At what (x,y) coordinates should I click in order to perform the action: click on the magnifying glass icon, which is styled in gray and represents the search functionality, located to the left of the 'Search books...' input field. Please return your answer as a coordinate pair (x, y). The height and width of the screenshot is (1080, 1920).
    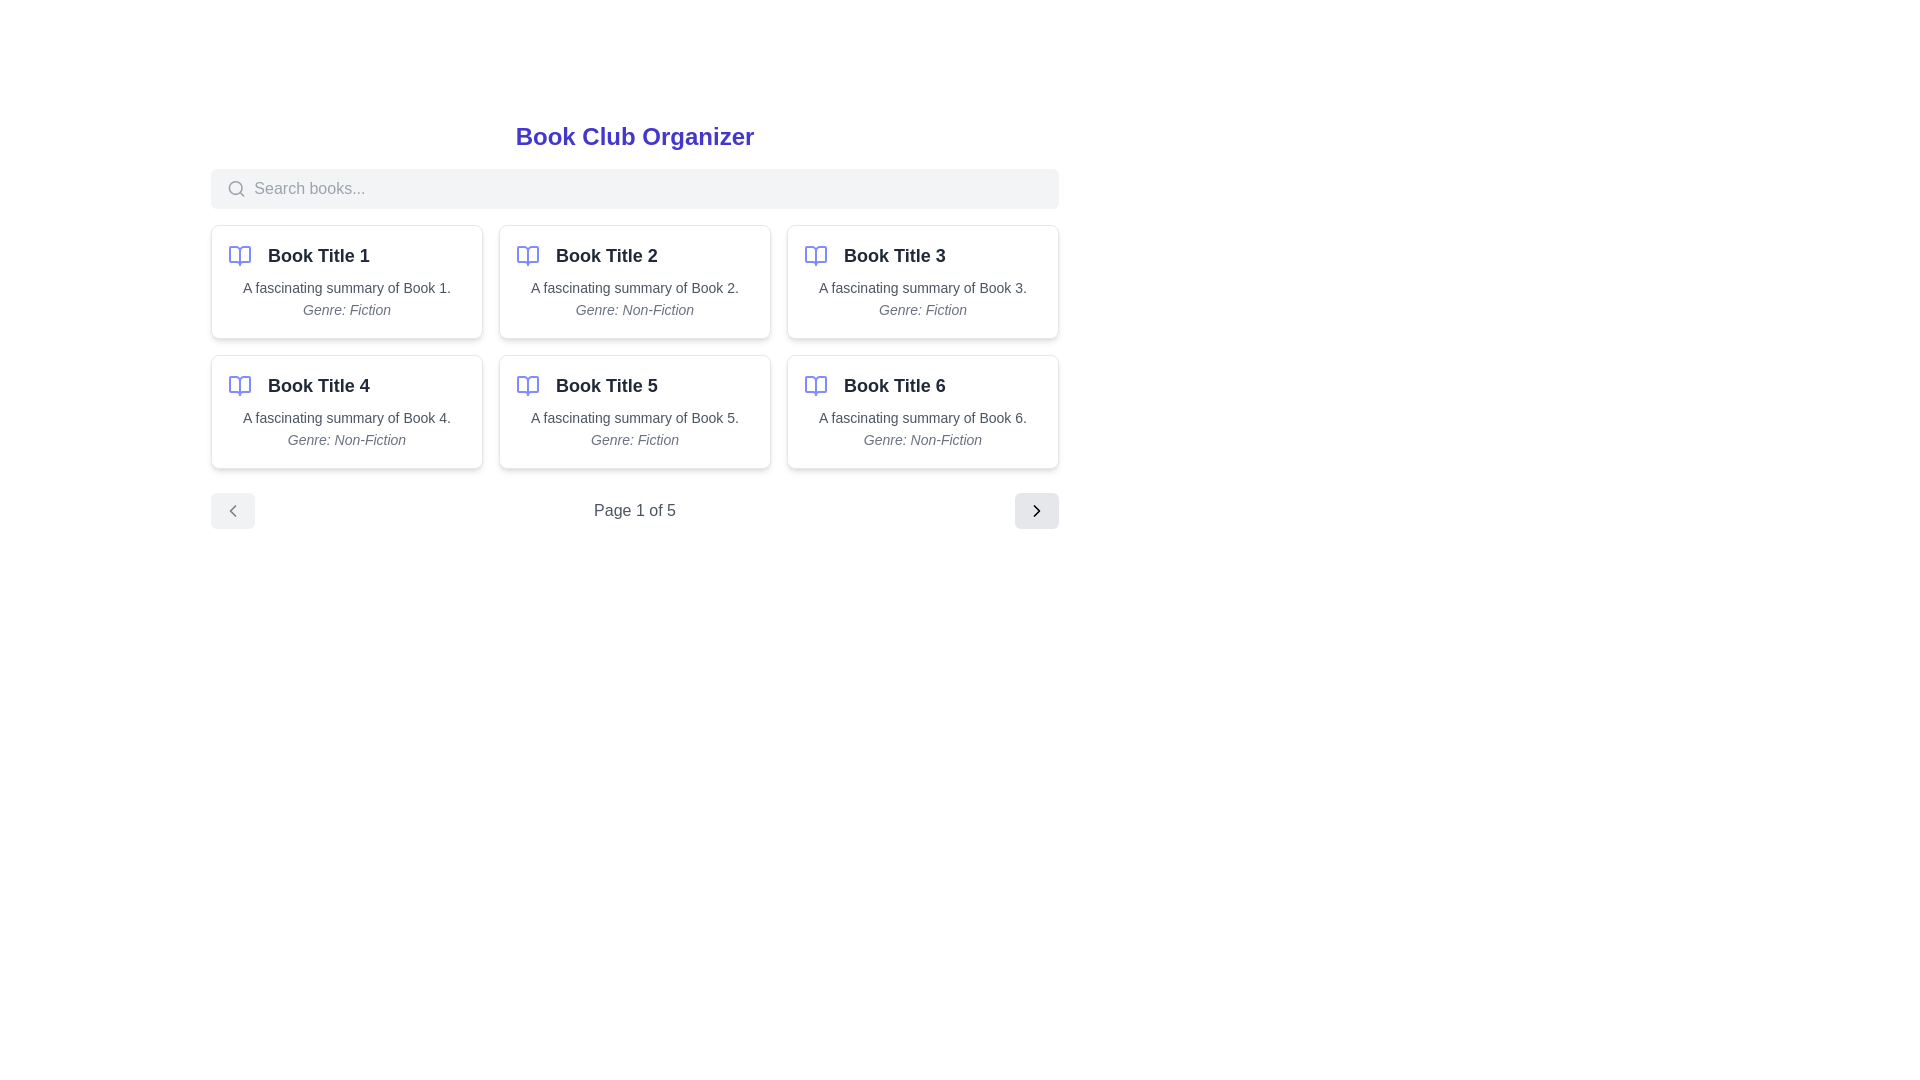
    Looking at the image, I should click on (236, 189).